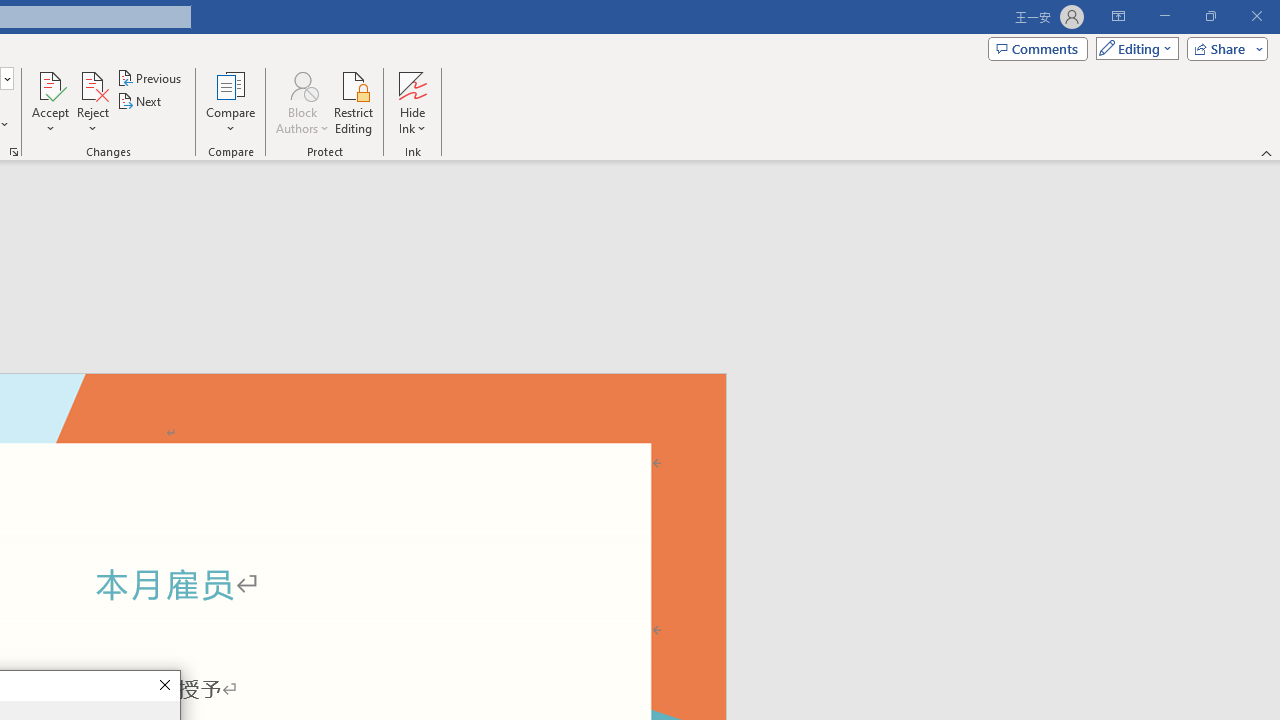 The height and width of the screenshot is (720, 1280). I want to click on 'Reject', so click(91, 103).